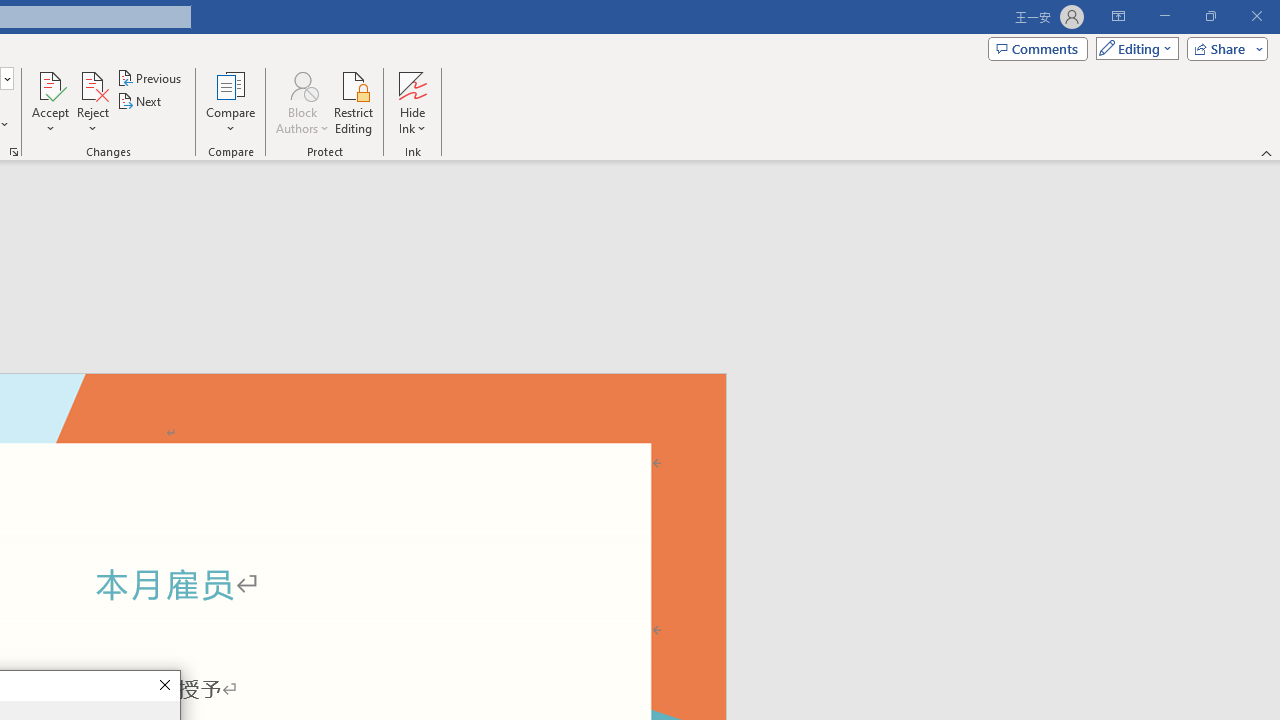 The height and width of the screenshot is (720, 1280). I want to click on 'Reject', so click(91, 103).